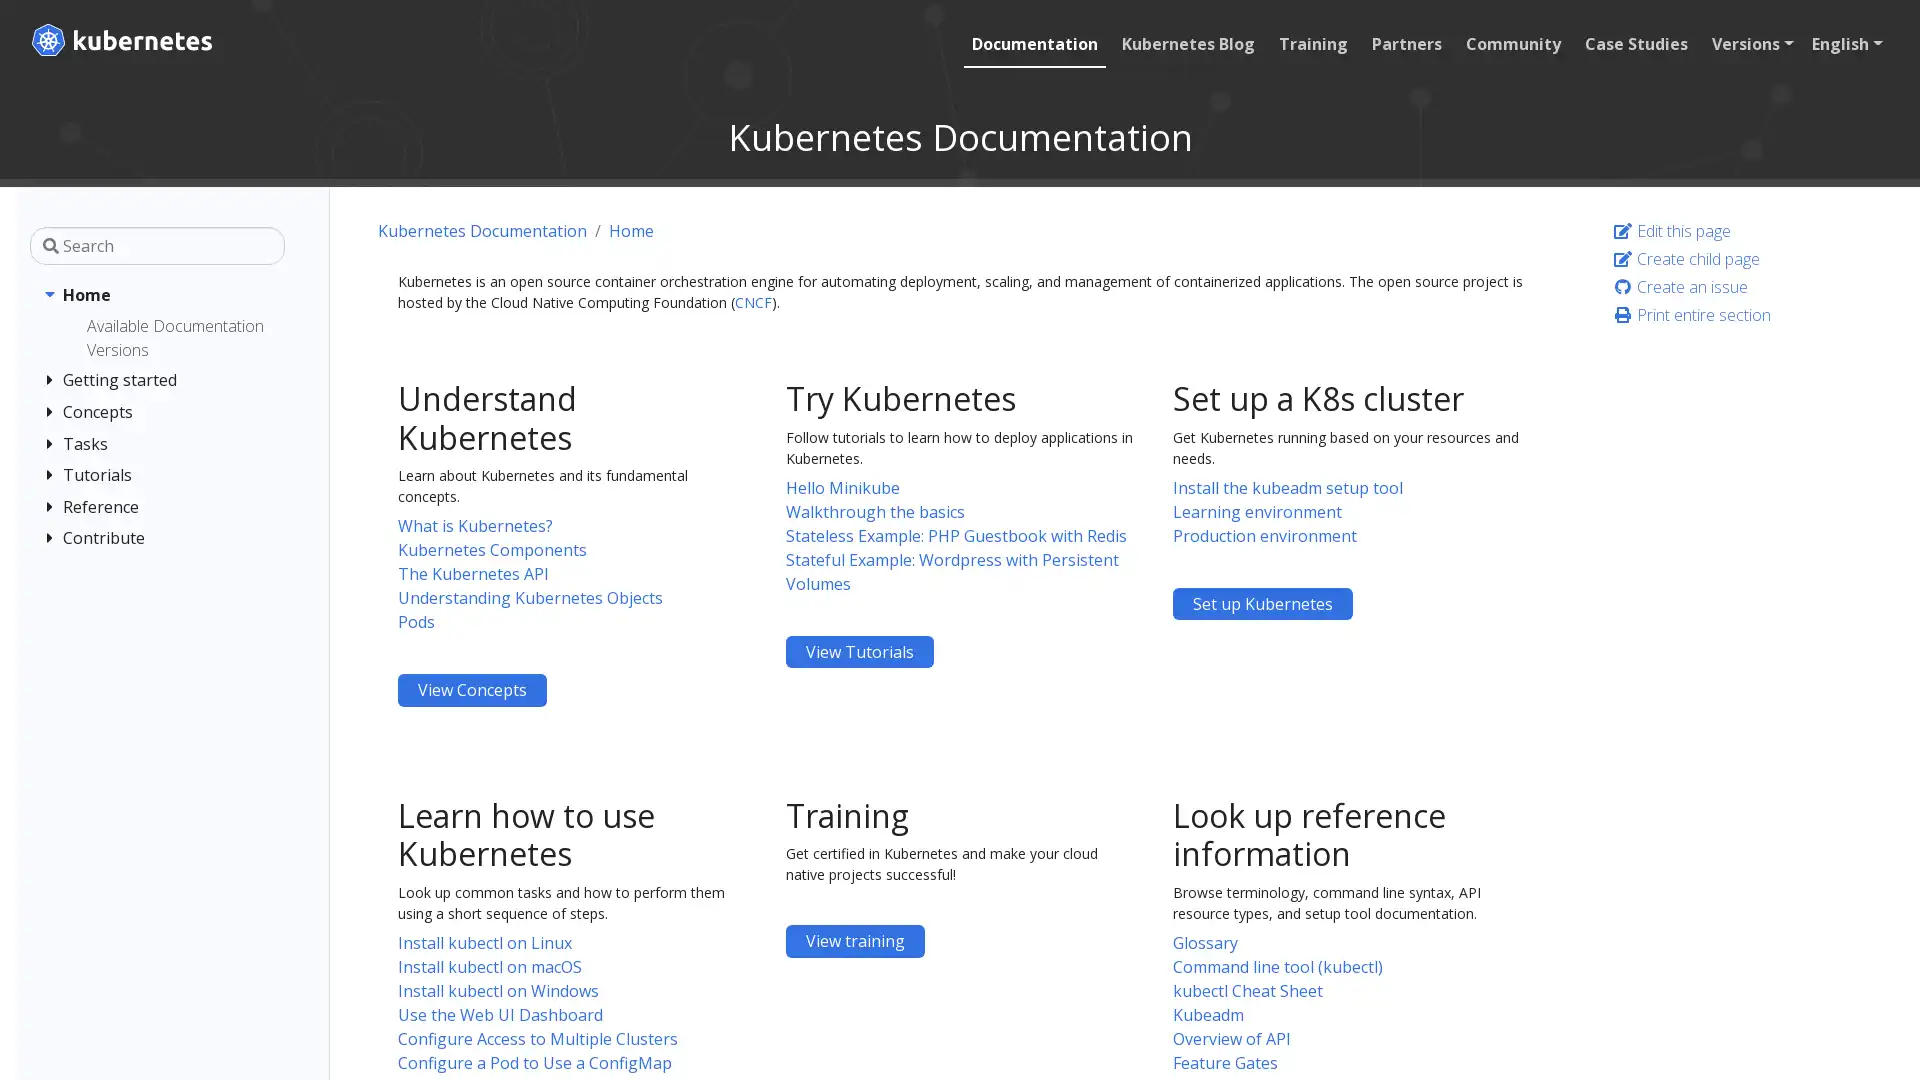 The image size is (1920, 1080). Describe the element at coordinates (859, 651) in the screenshot. I see `Try Kubernetes` at that location.